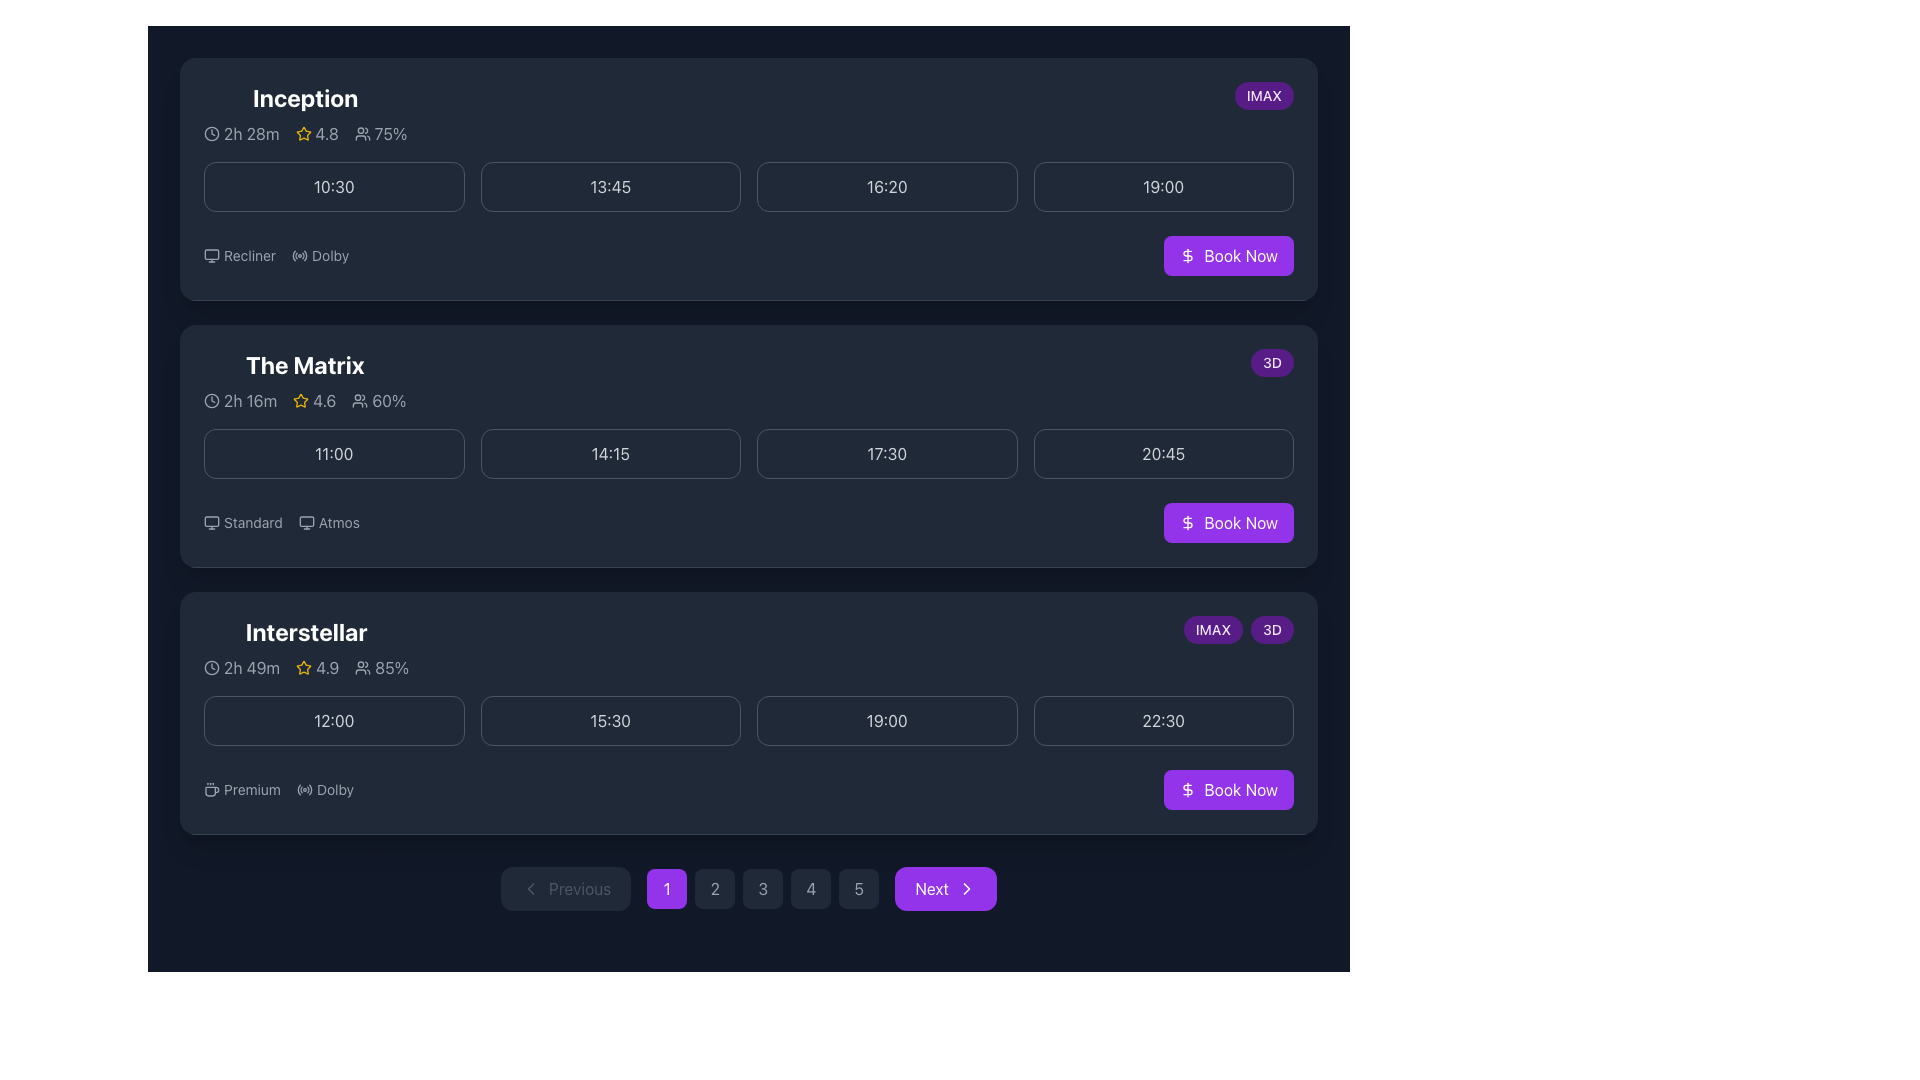 The width and height of the screenshot is (1920, 1080). What do you see at coordinates (277, 789) in the screenshot?
I see `the horizontal arrangement of the 'Premium' and 'Dolby' labels with their respective icons` at bounding box center [277, 789].